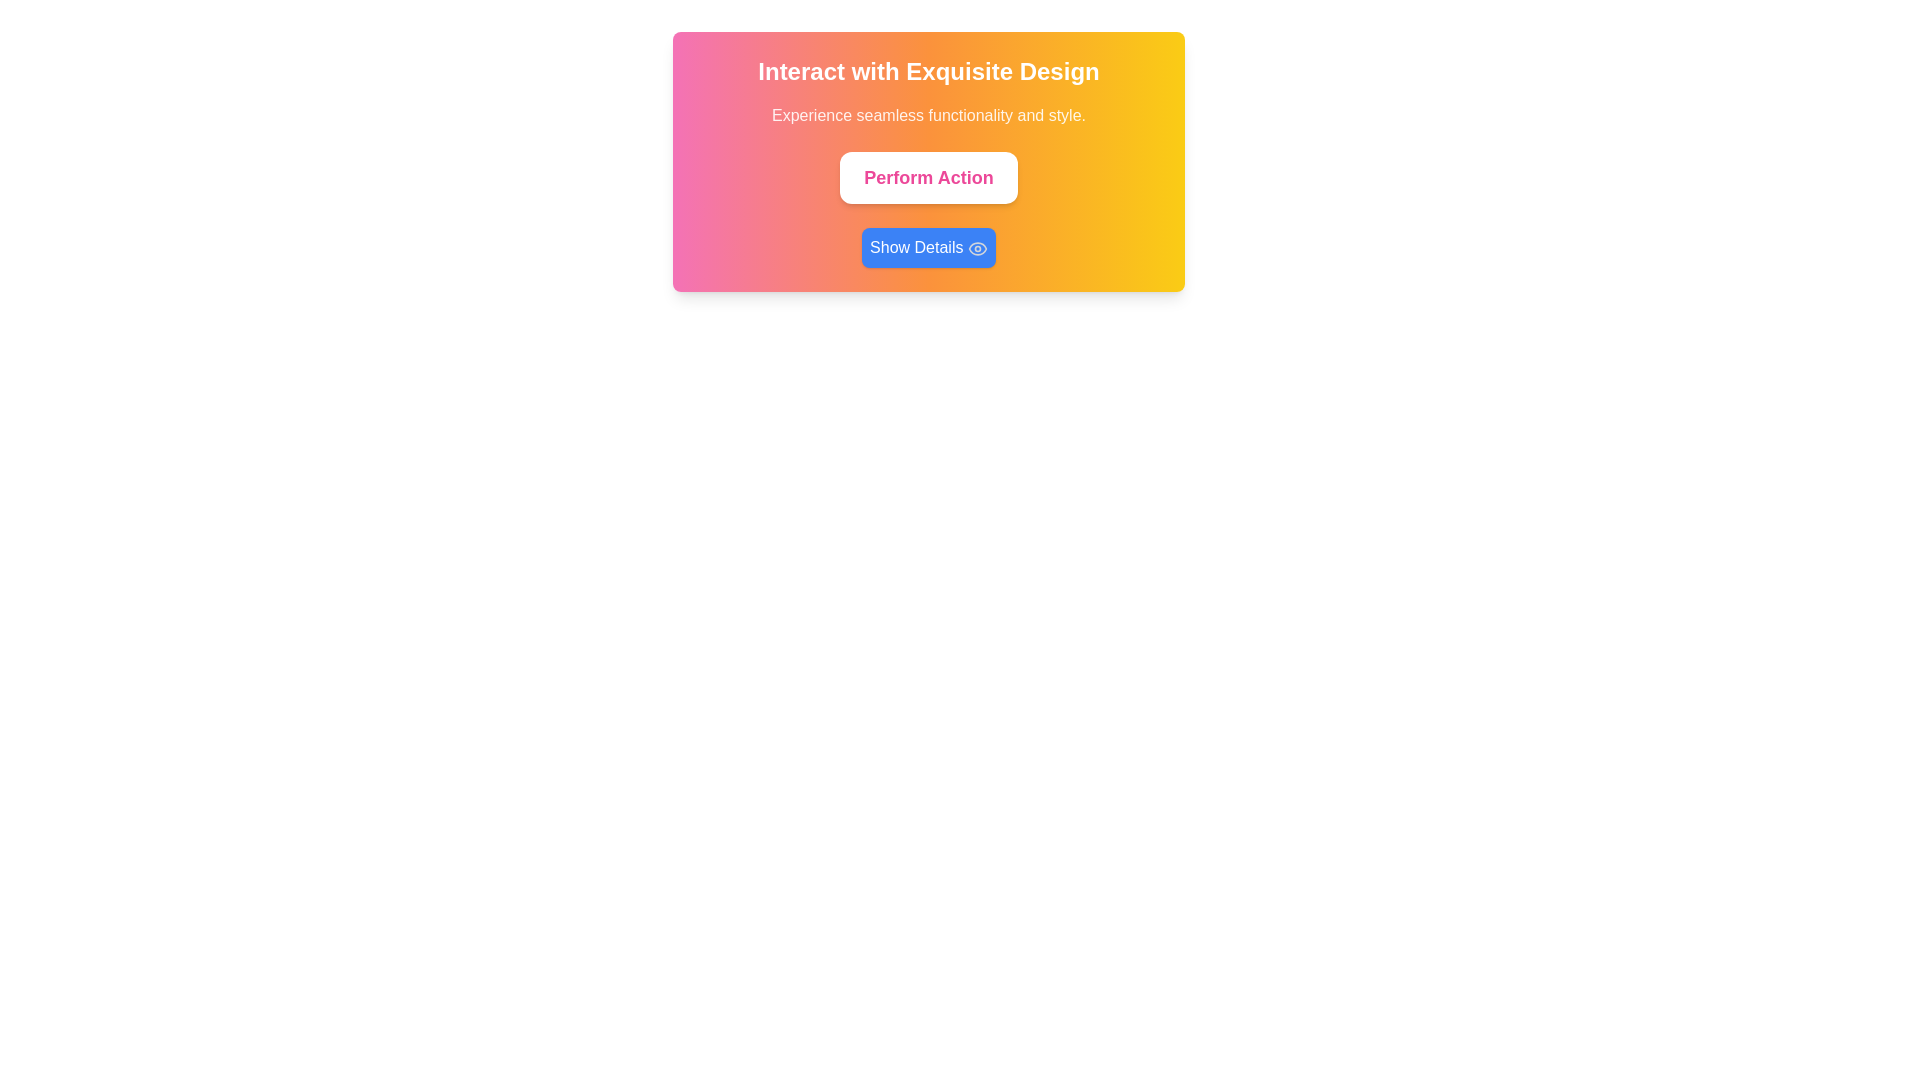 The height and width of the screenshot is (1080, 1920). I want to click on the blue 'Show Details' button with an eye icon, so click(928, 246).